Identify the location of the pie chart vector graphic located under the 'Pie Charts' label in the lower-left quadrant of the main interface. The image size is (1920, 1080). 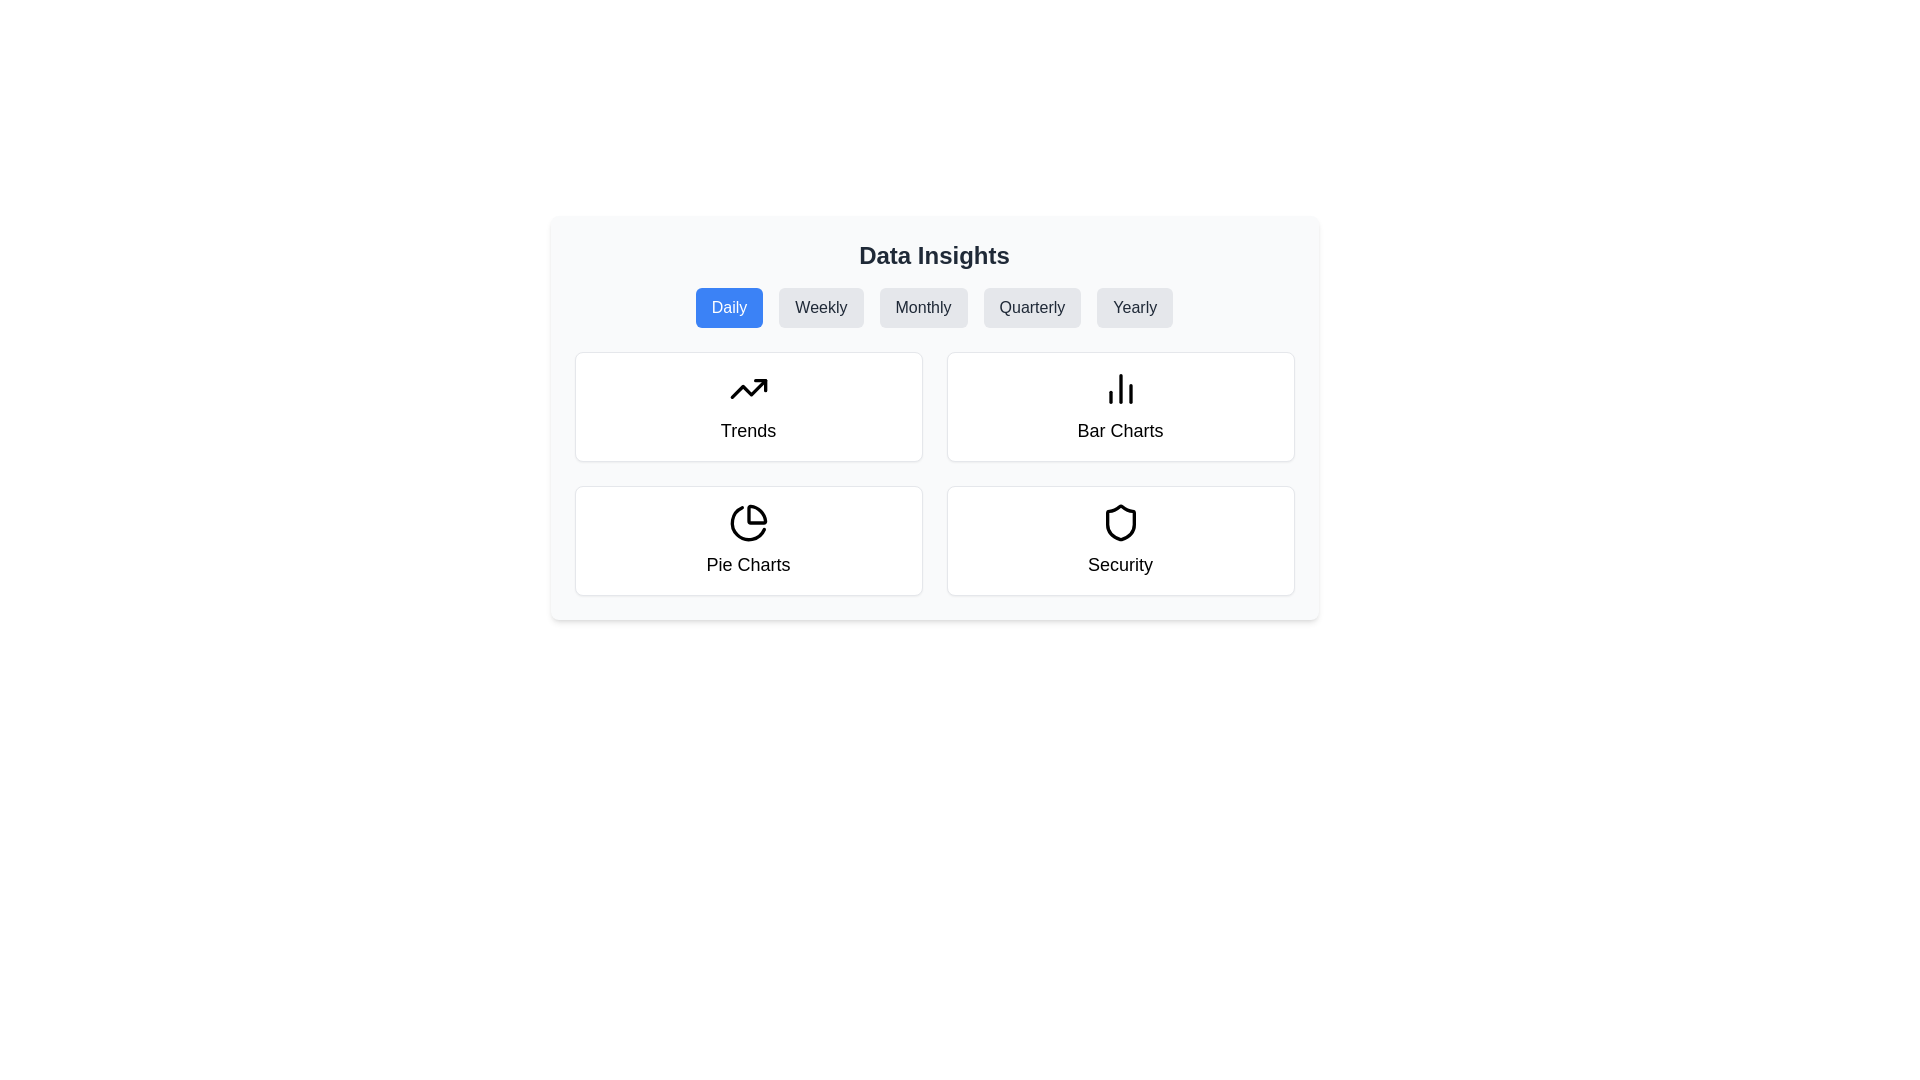
(746, 522).